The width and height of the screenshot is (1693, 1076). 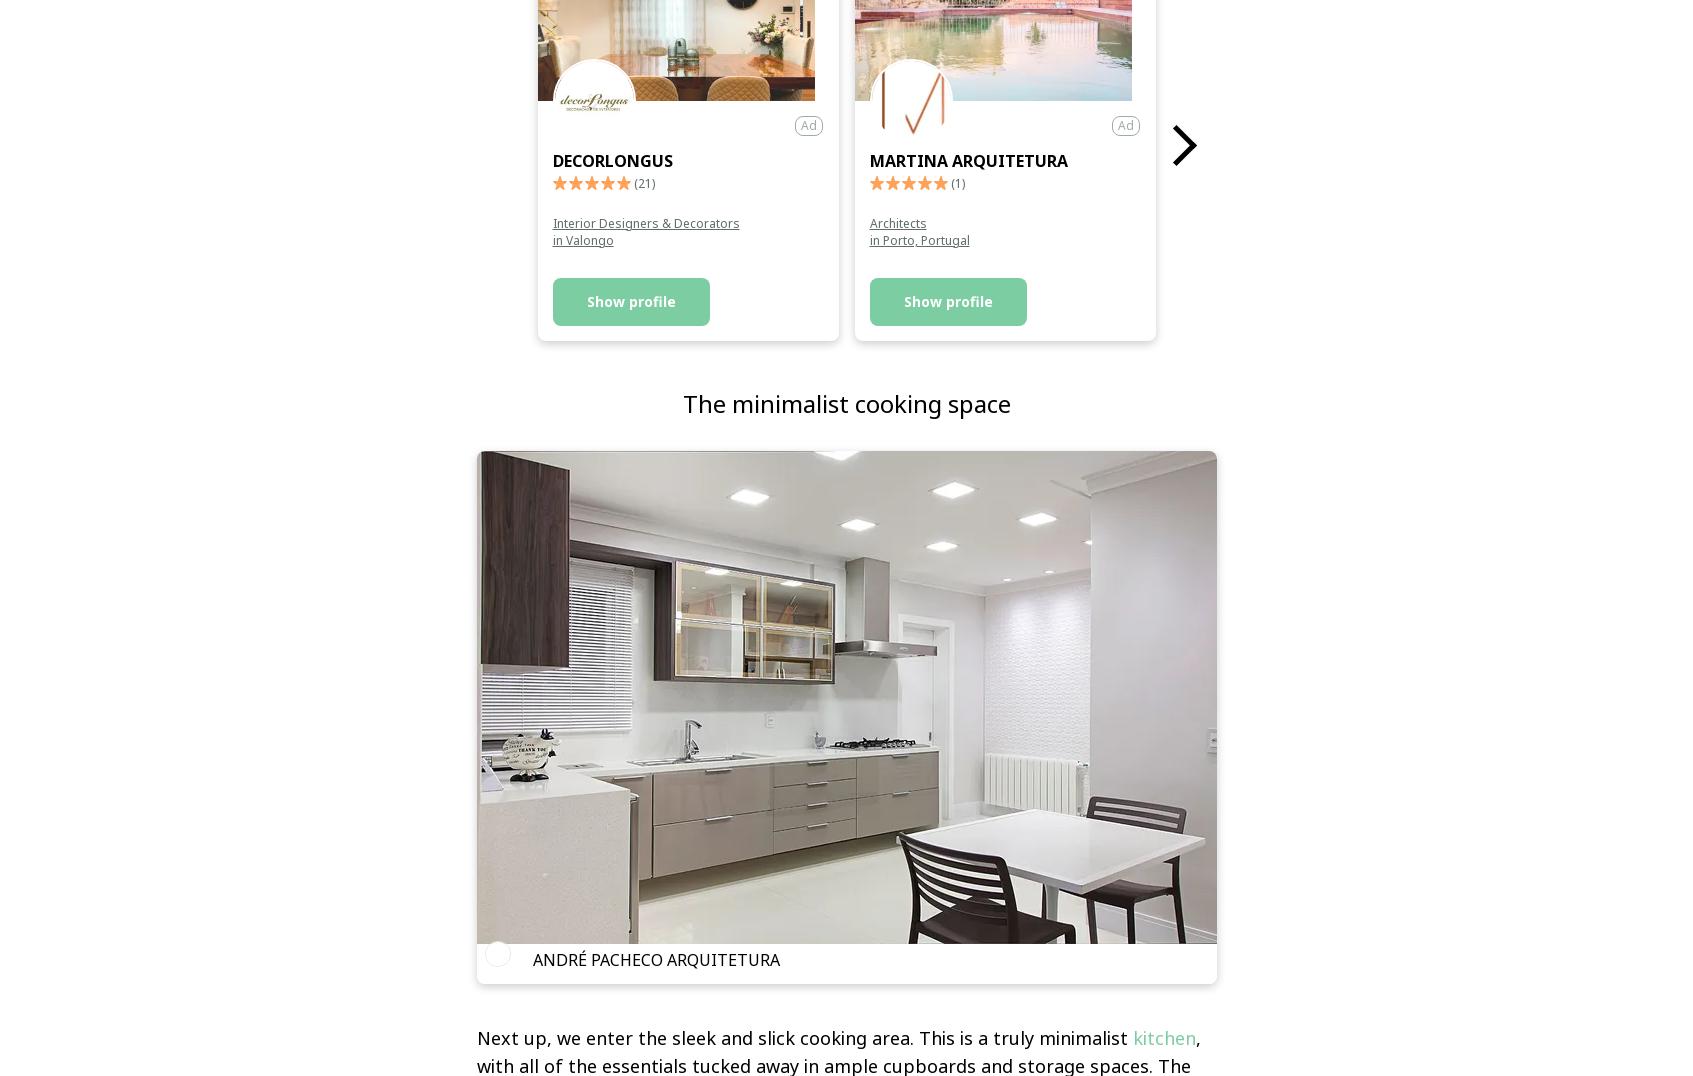 I want to click on 'Interior Designers & Decorators', so click(x=550, y=221).